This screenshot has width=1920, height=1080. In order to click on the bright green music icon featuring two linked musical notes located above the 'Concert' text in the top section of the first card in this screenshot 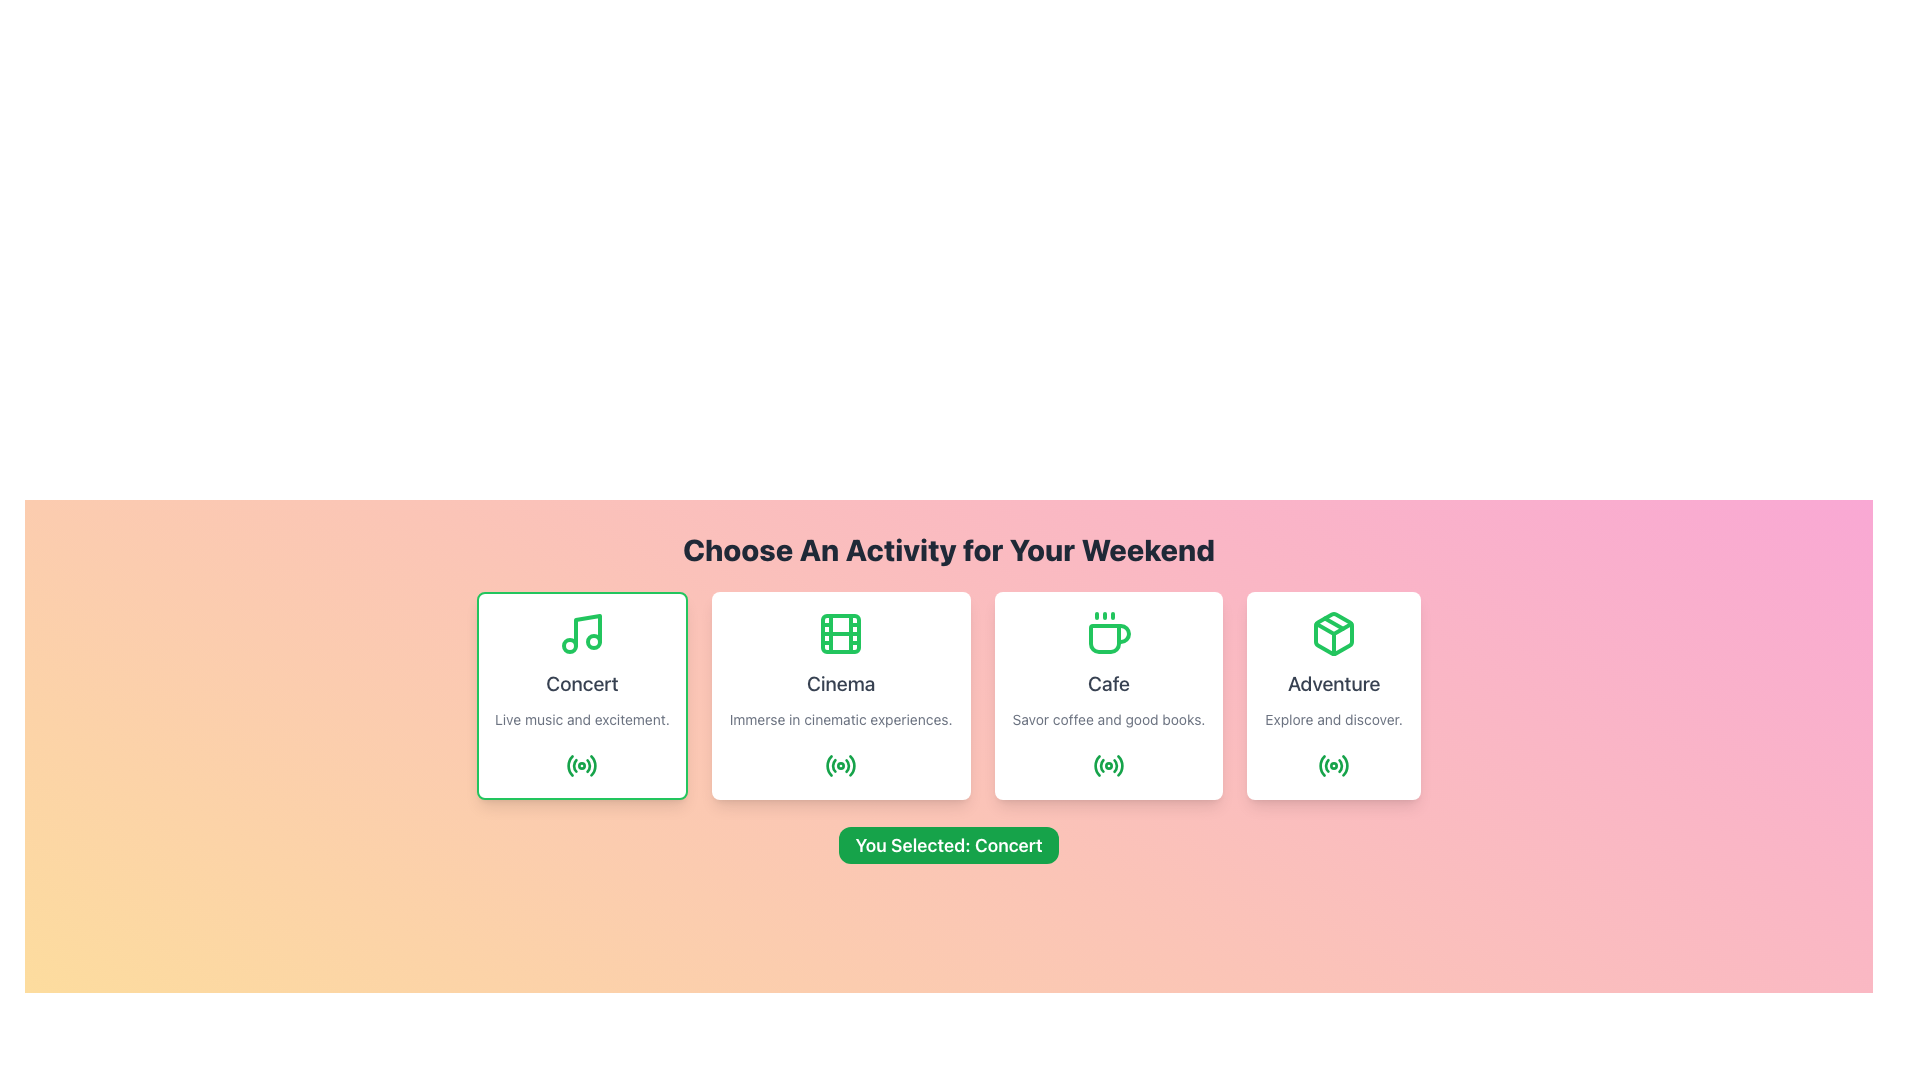, I will do `click(581, 633)`.